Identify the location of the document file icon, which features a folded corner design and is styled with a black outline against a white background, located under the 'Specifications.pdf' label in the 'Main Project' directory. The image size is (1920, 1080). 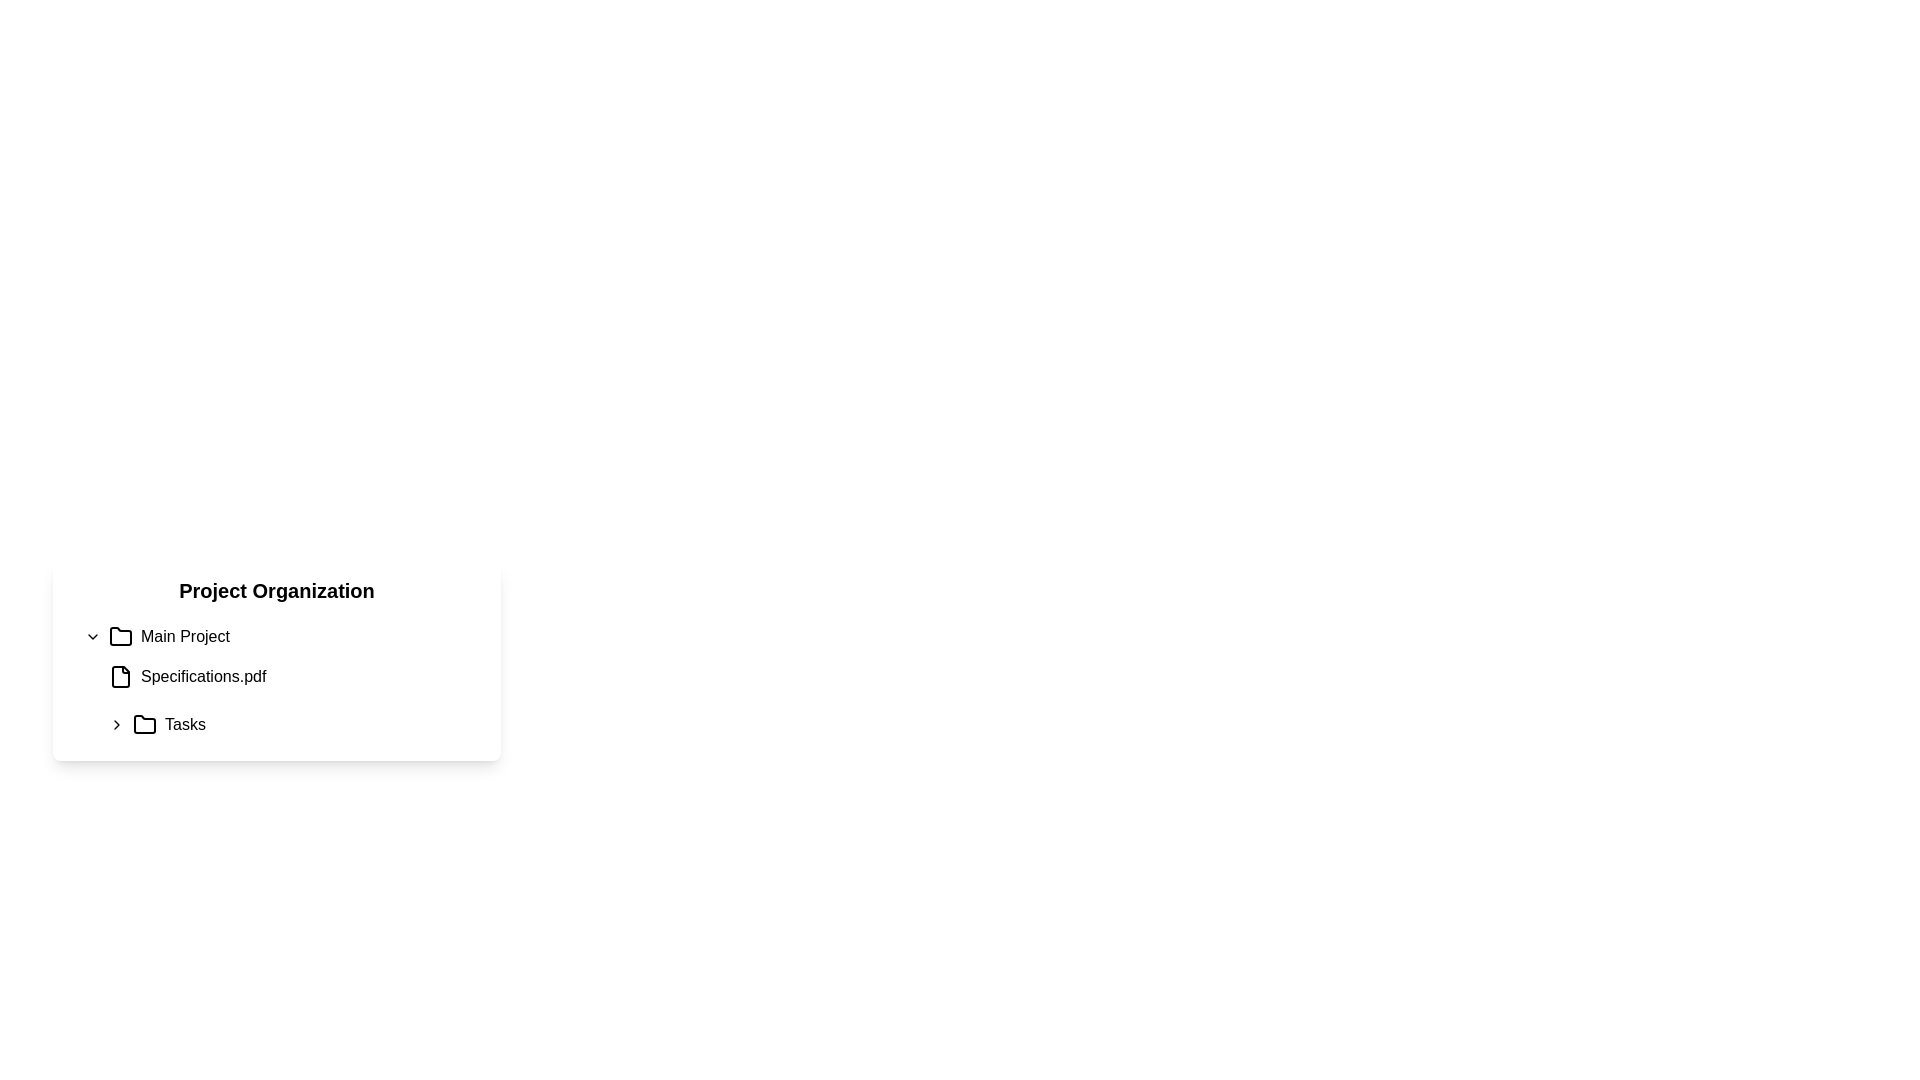
(119, 676).